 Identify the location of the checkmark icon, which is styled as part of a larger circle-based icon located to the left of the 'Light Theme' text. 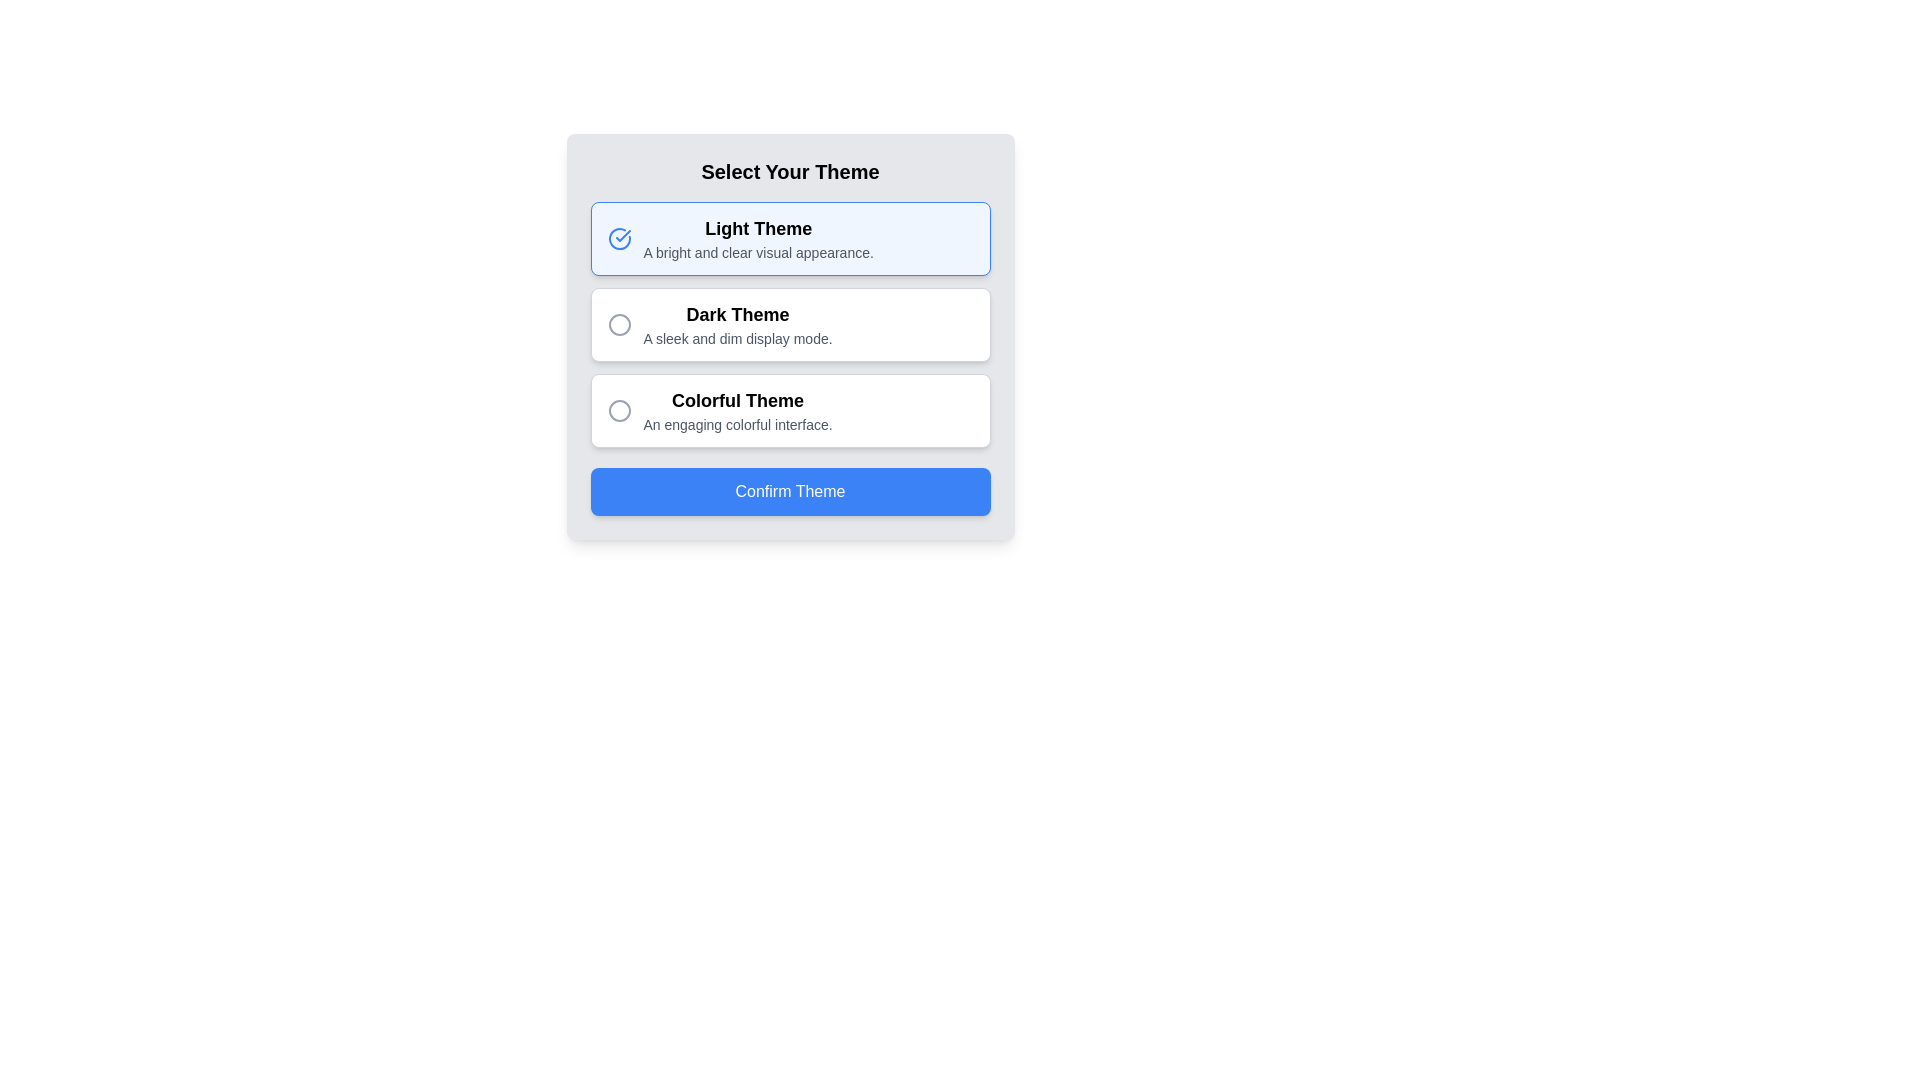
(622, 234).